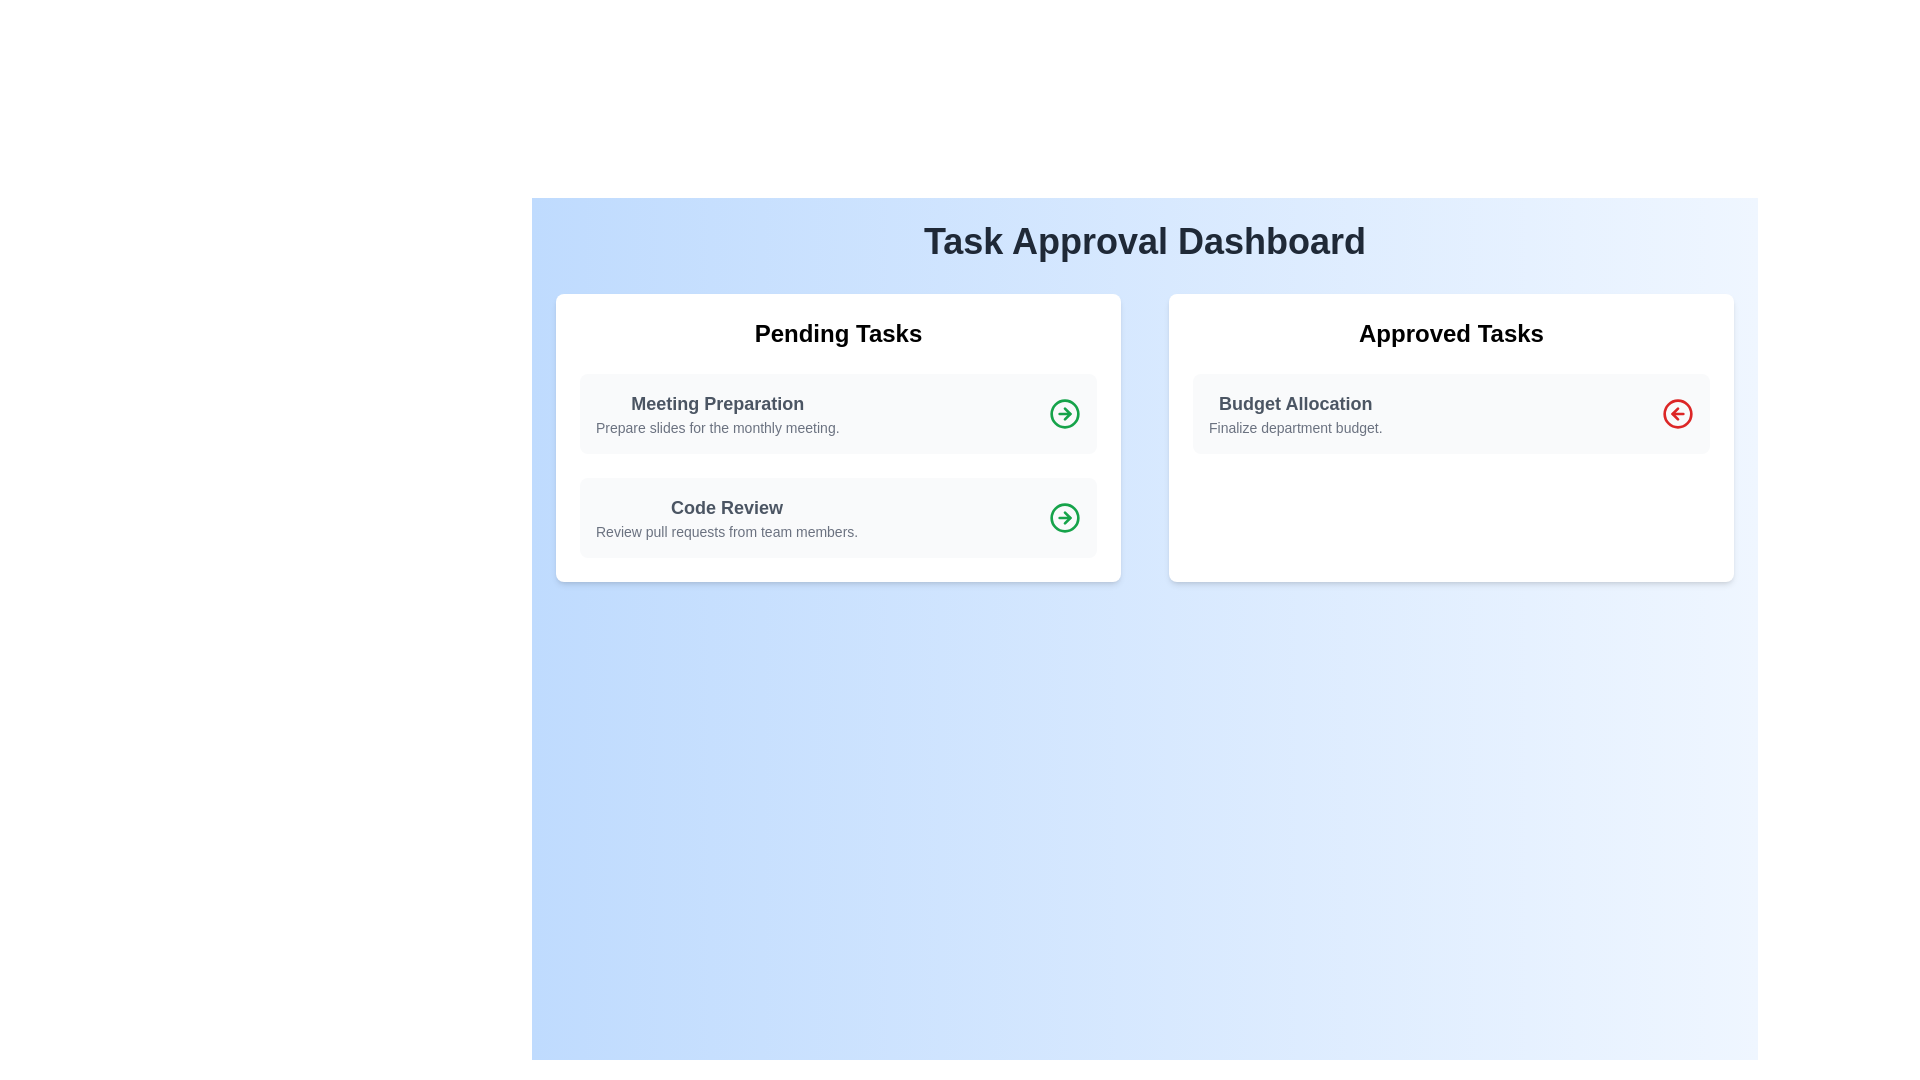  Describe the element at coordinates (726, 531) in the screenshot. I see `additional details provided in the Text label located in the 'Pending Tasks' section, below the 'Code Review' title and above the green arrow button` at that location.